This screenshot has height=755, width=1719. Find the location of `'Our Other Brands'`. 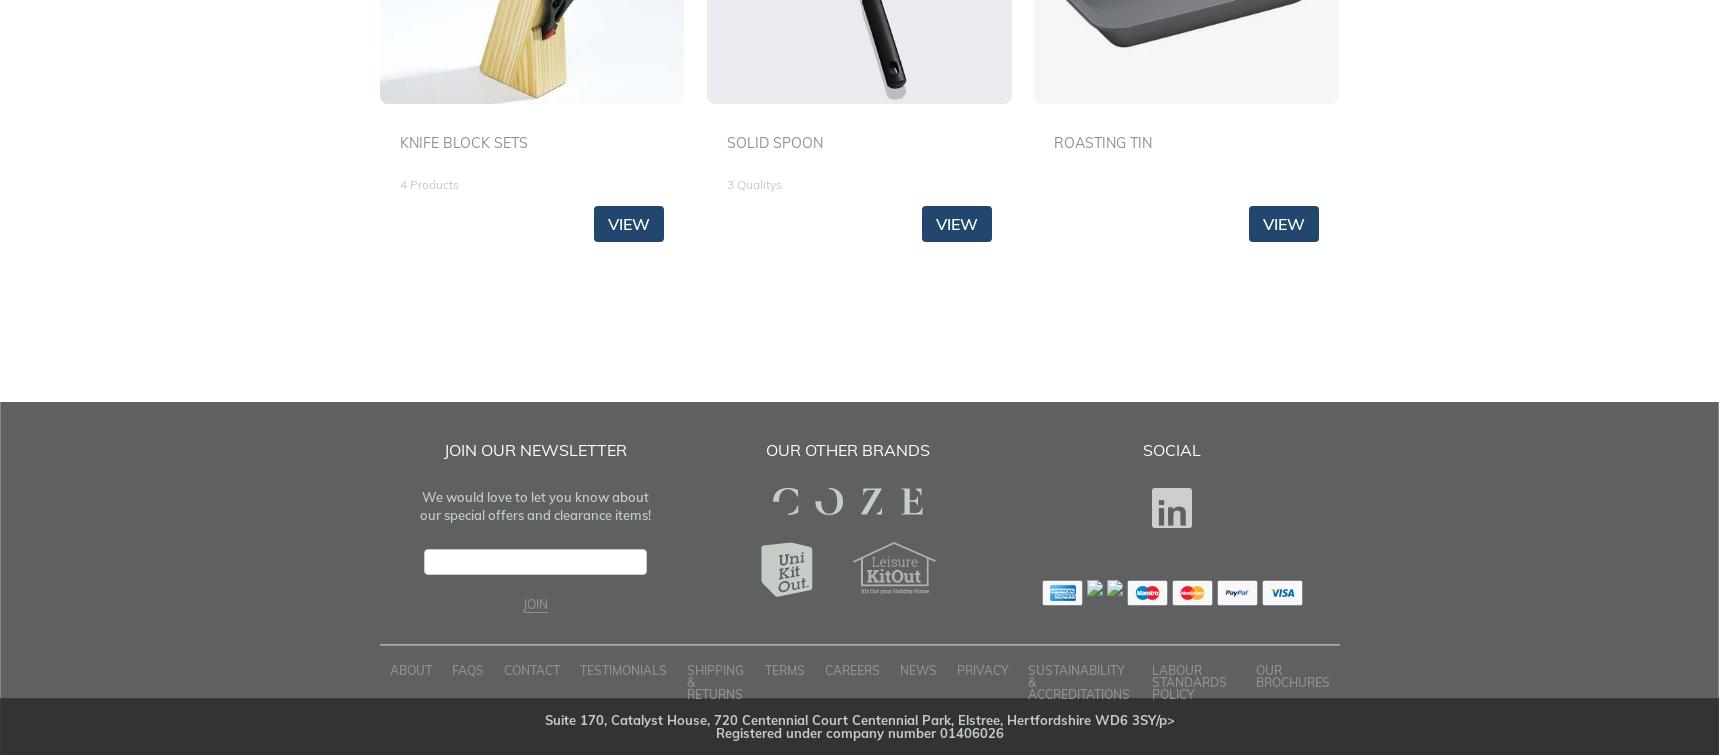

'Our Other Brands' is located at coordinates (846, 448).